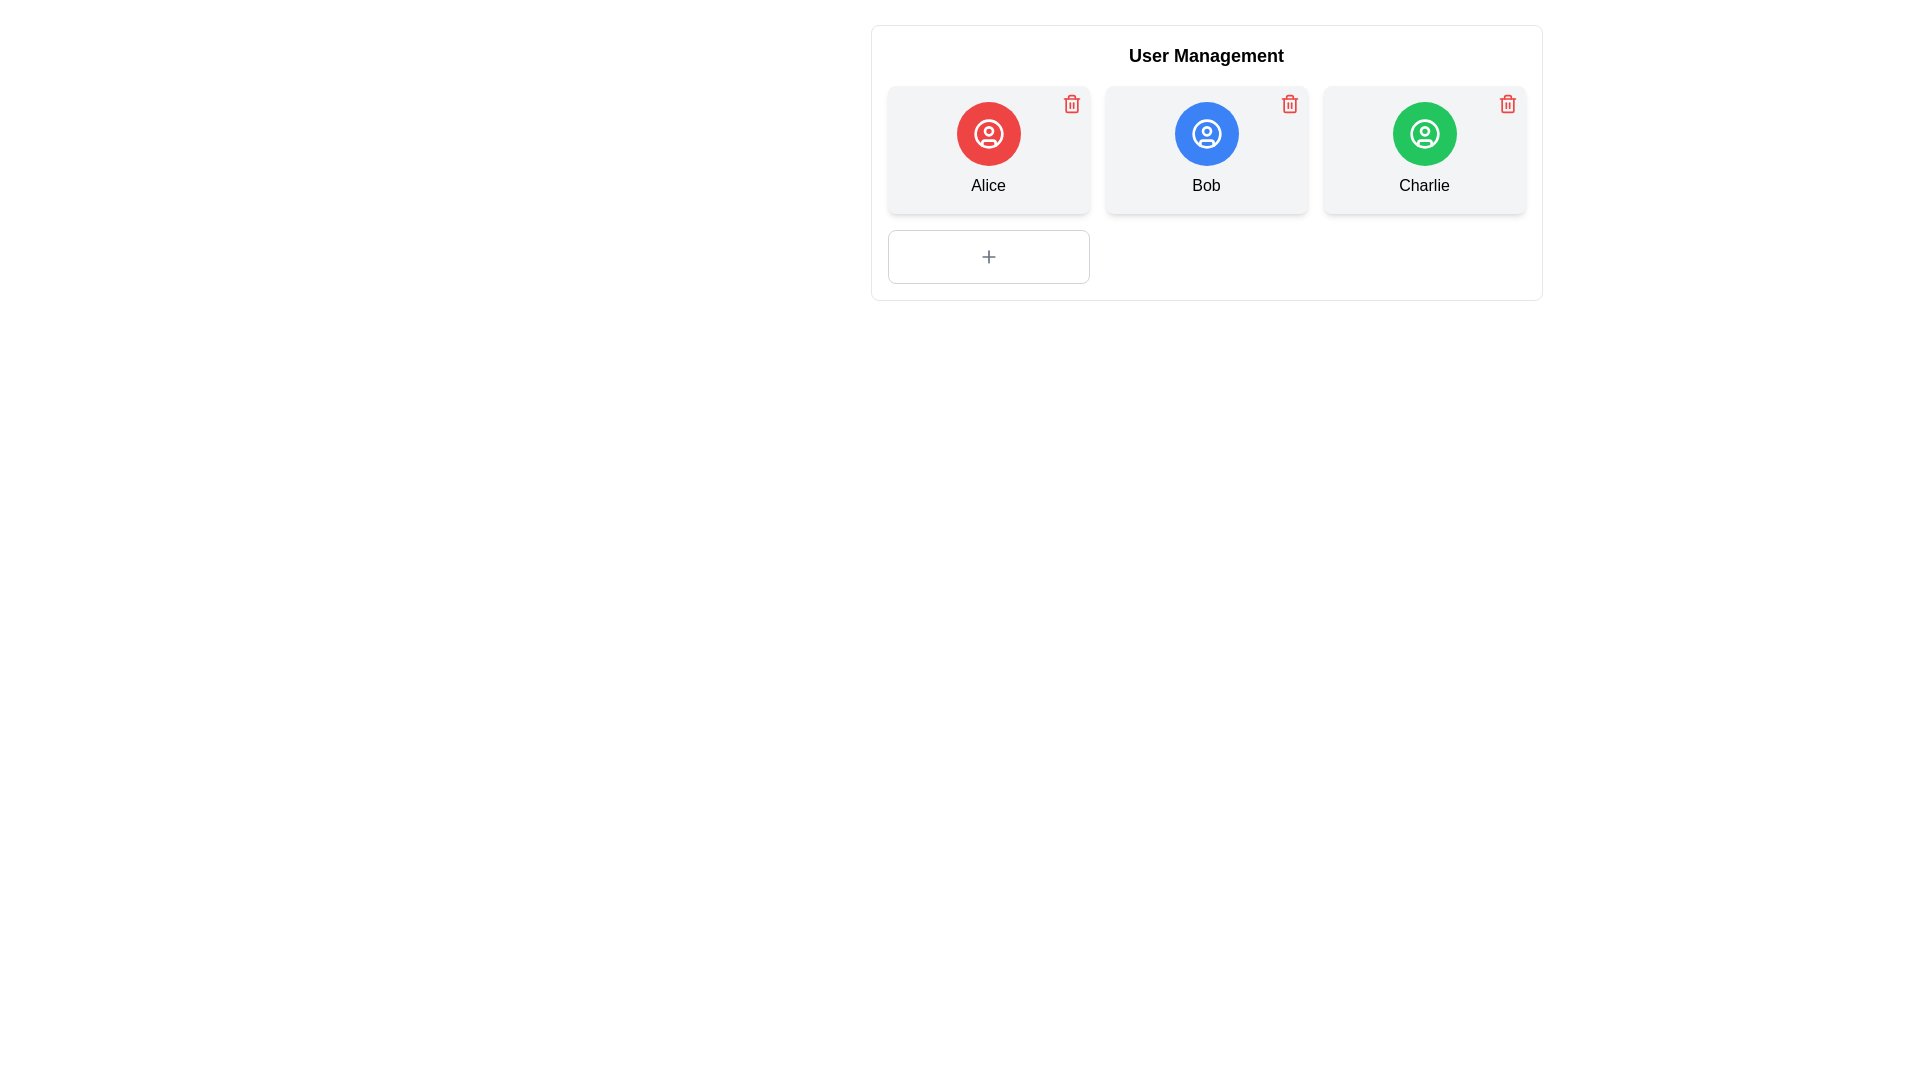 This screenshot has height=1080, width=1920. I want to click on the SVG Circle representing the user 'Charlie' in the User Management section, so click(1423, 134).